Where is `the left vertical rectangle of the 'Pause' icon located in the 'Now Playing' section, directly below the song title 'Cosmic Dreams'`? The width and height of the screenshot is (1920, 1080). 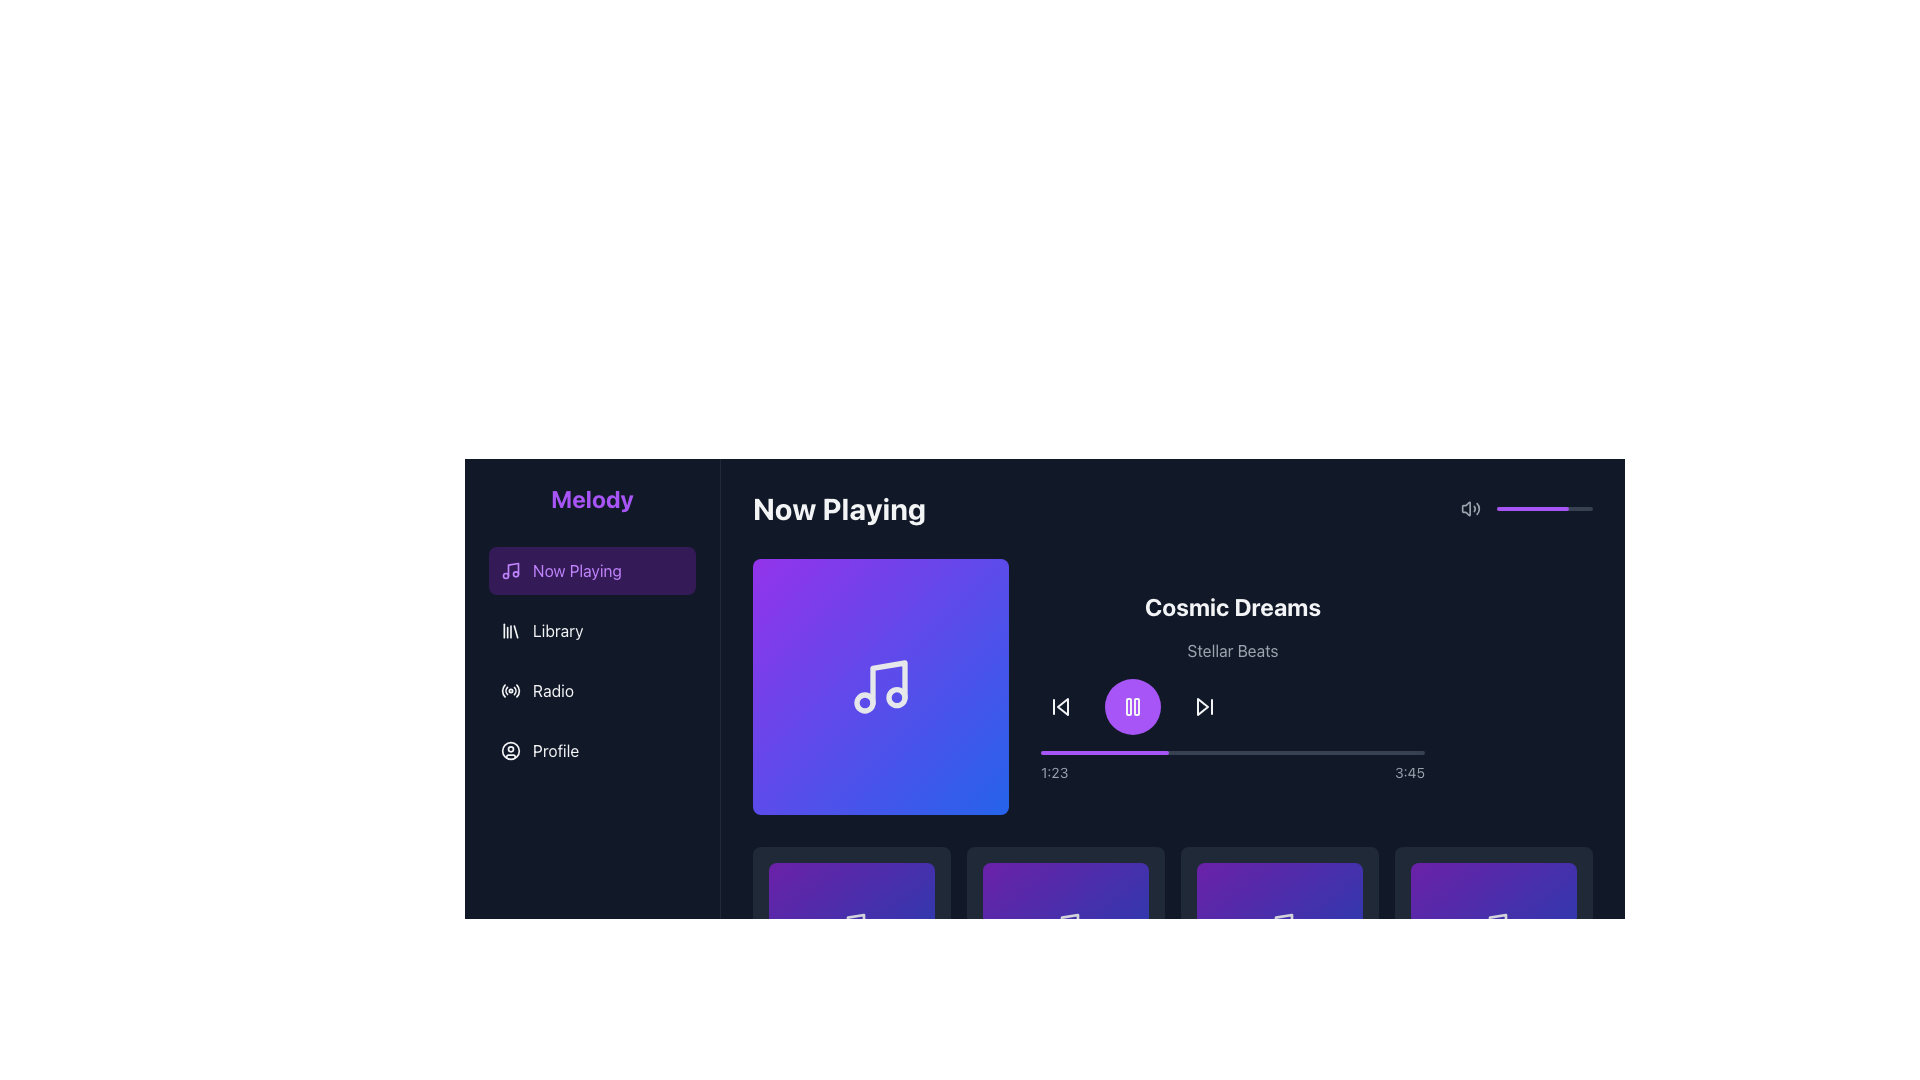 the left vertical rectangle of the 'Pause' icon located in the 'Now Playing' section, directly below the song title 'Cosmic Dreams' is located at coordinates (1128, 705).